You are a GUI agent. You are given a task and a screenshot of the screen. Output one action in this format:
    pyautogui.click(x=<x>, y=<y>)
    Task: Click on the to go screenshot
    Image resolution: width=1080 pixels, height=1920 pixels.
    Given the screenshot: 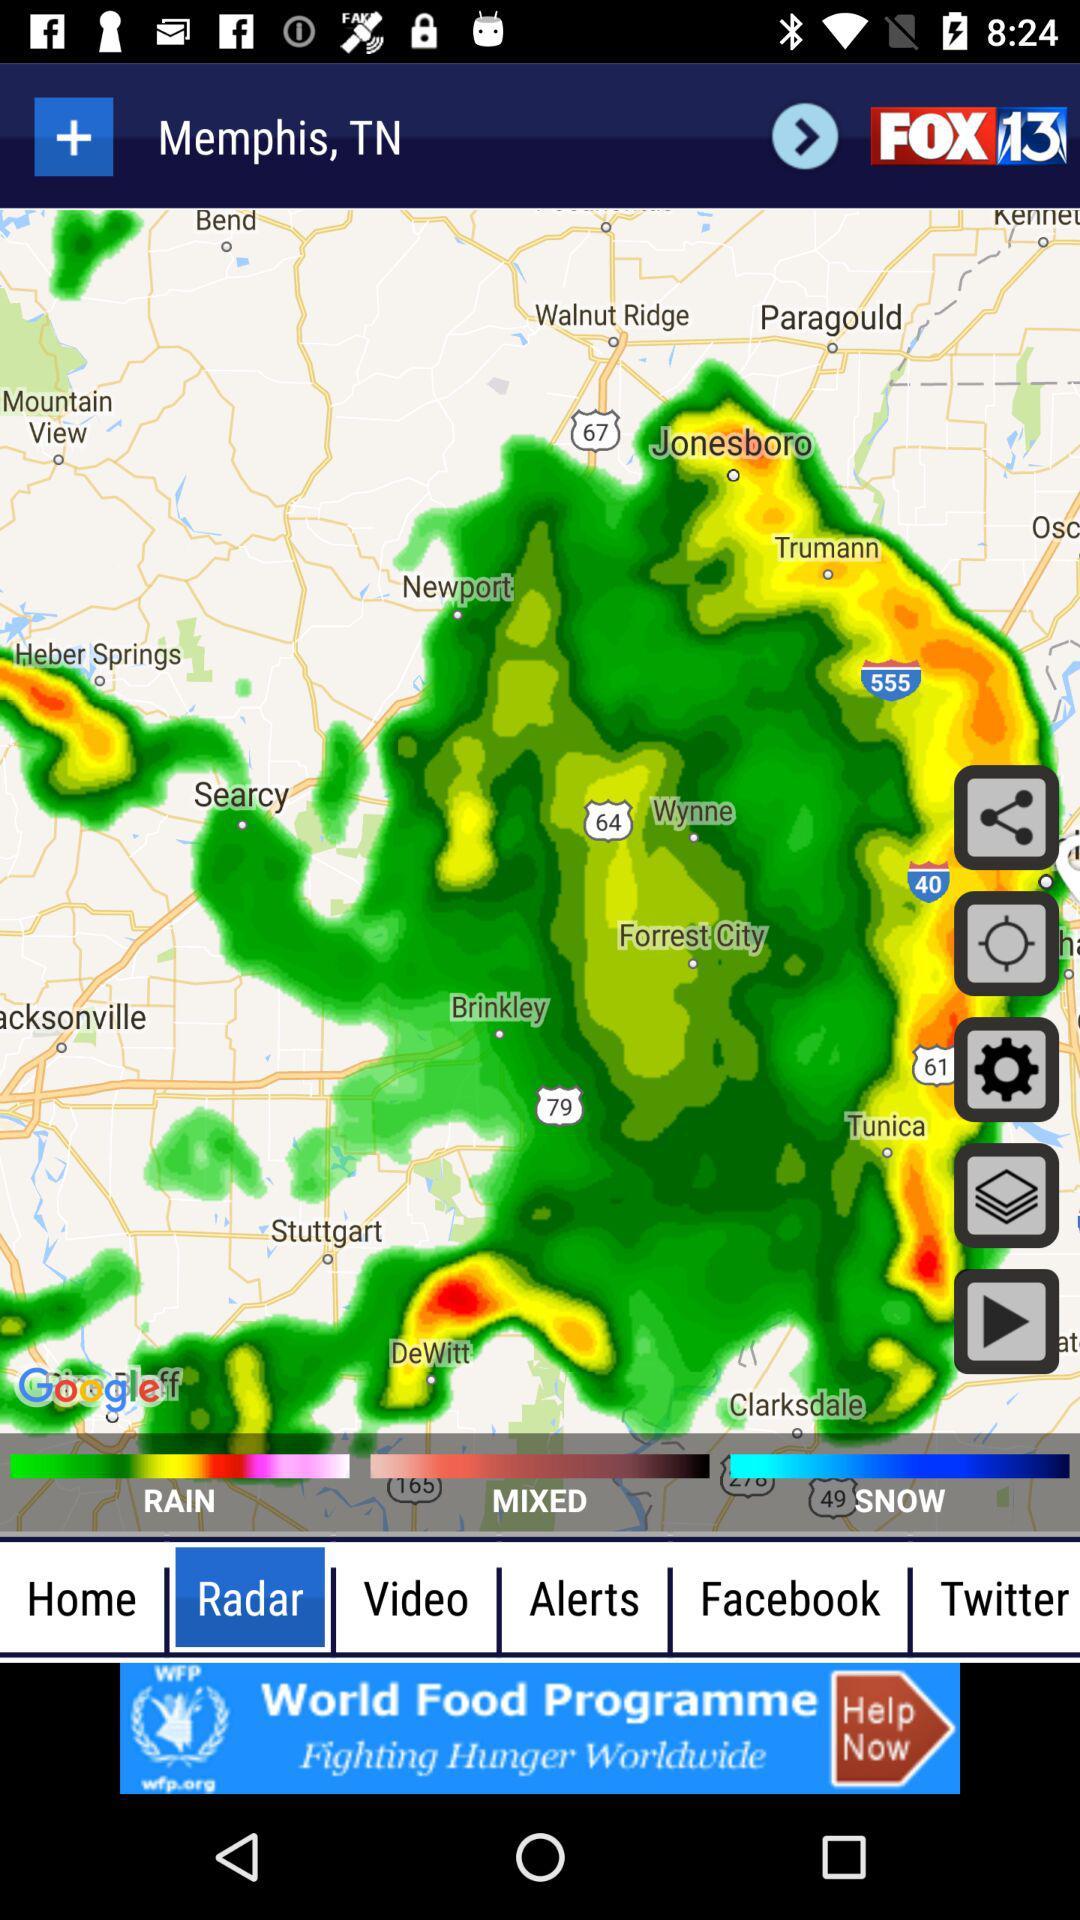 What is the action you would take?
    pyautogui.click(x=72, y=135)
    